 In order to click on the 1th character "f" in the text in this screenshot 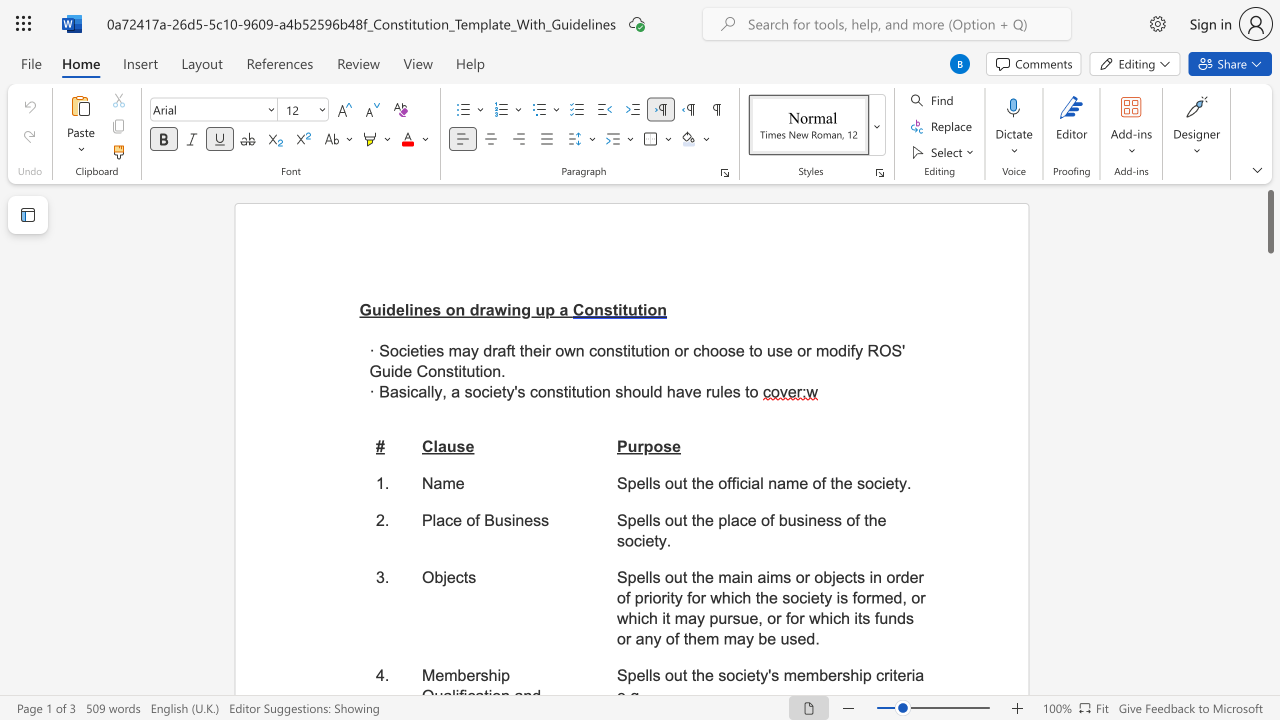, I will do `click(728, 483)`.